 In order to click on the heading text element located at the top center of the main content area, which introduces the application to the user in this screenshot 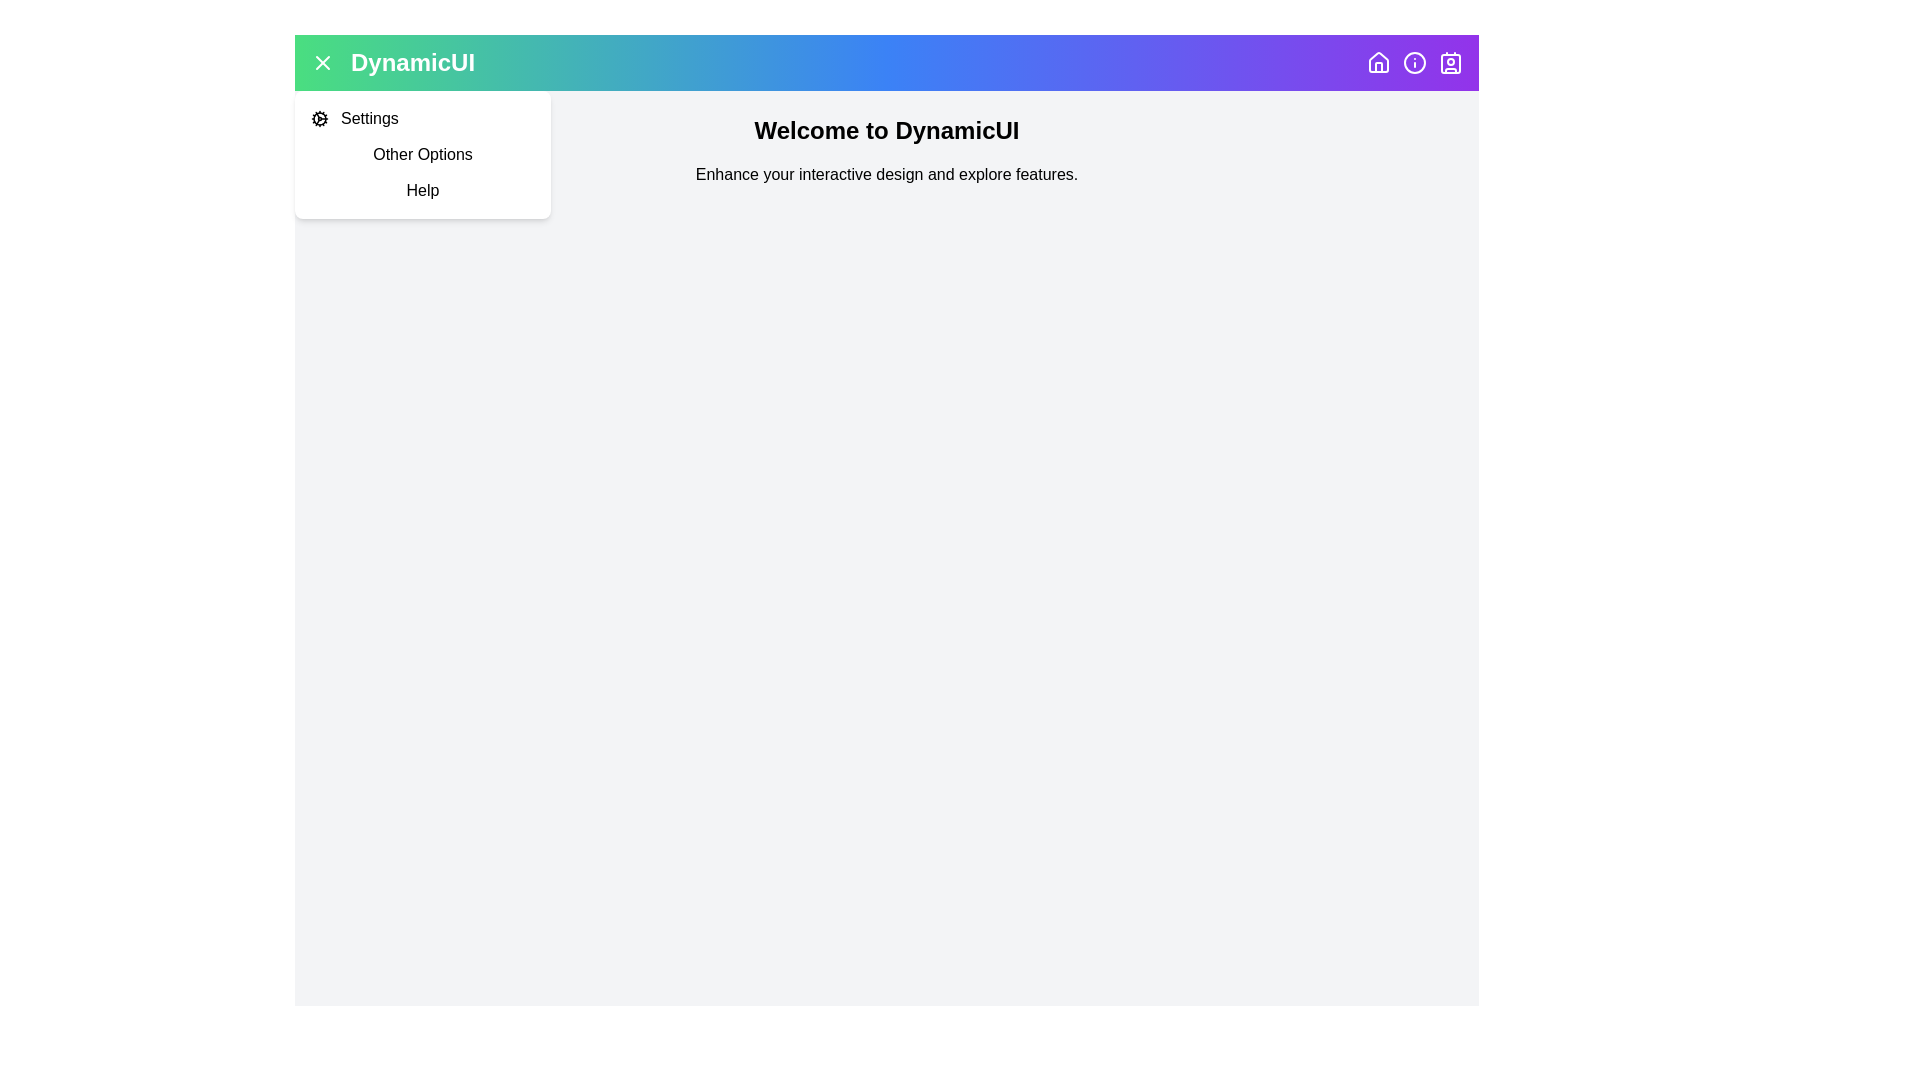, I will do `click(886, 131)`.